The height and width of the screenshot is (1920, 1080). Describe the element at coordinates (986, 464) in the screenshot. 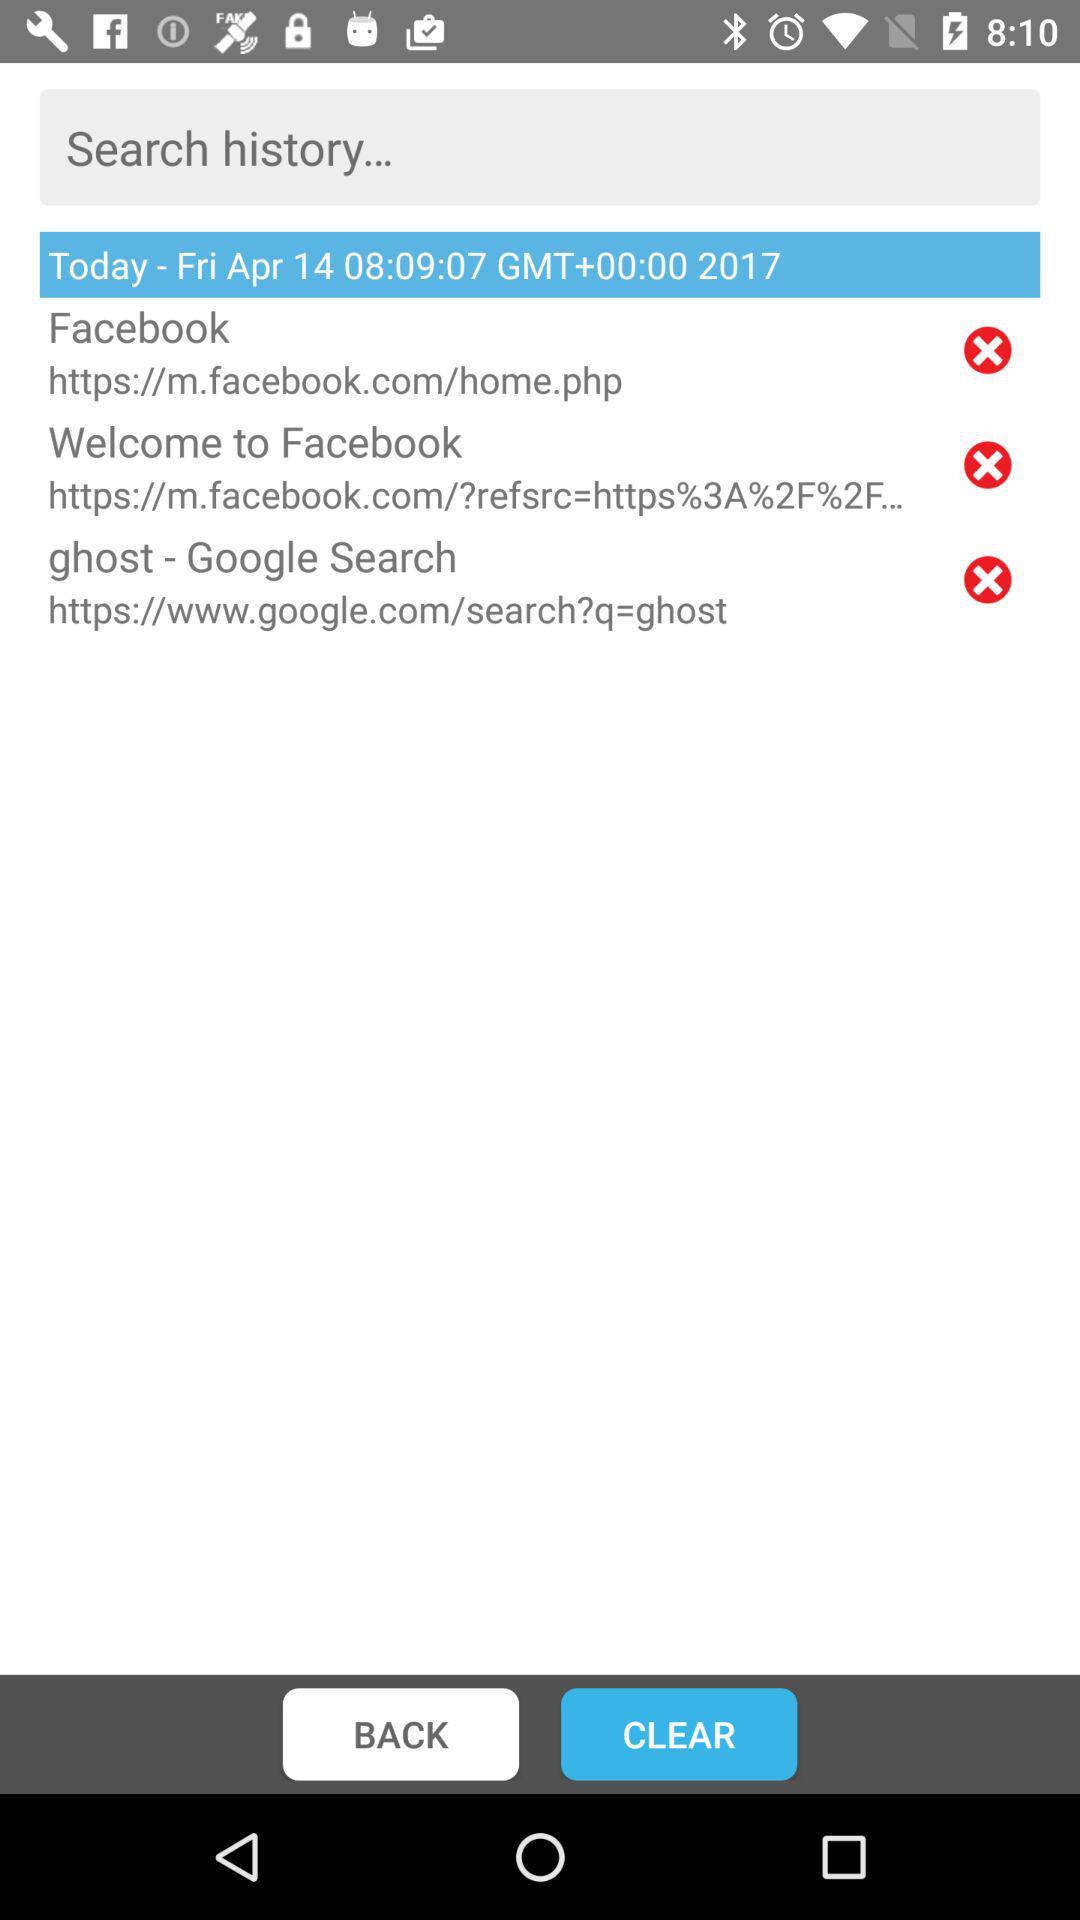

I see `delete search` at that location.